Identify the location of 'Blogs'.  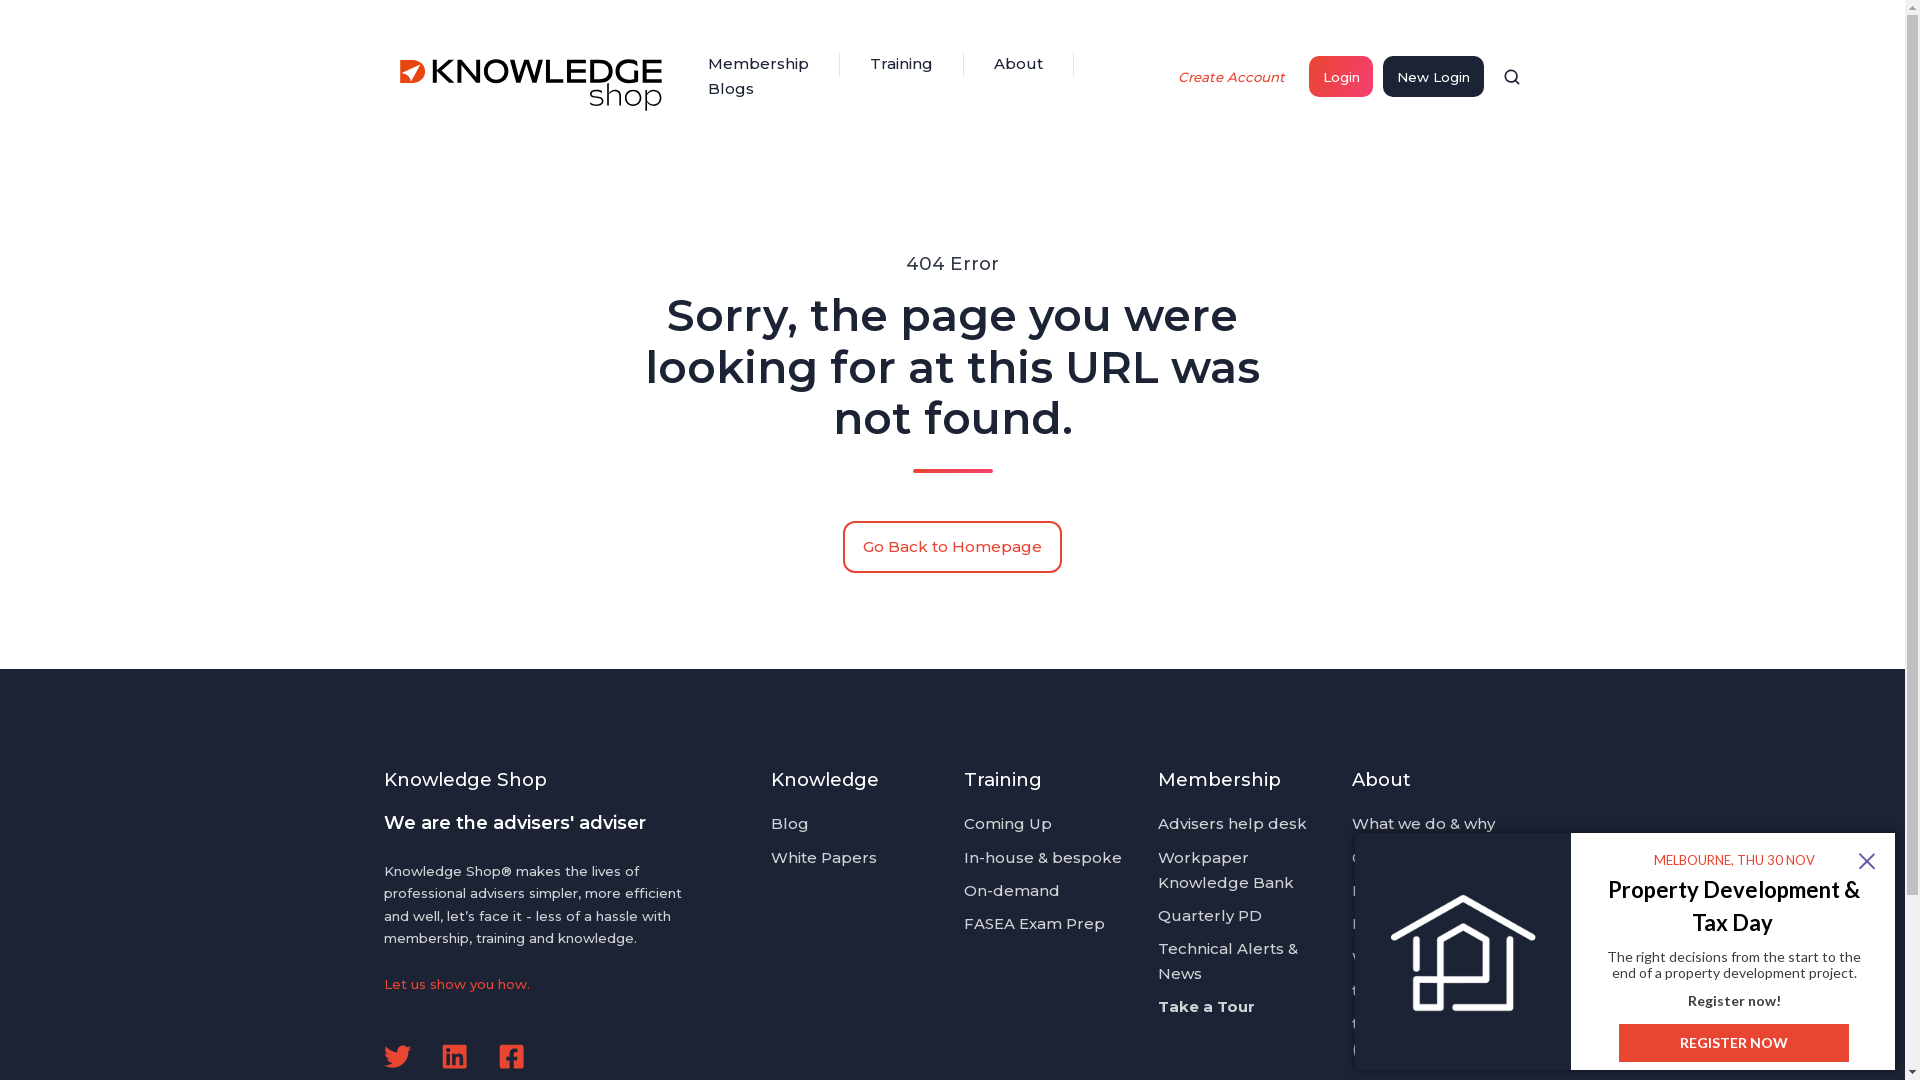
(729, 88).